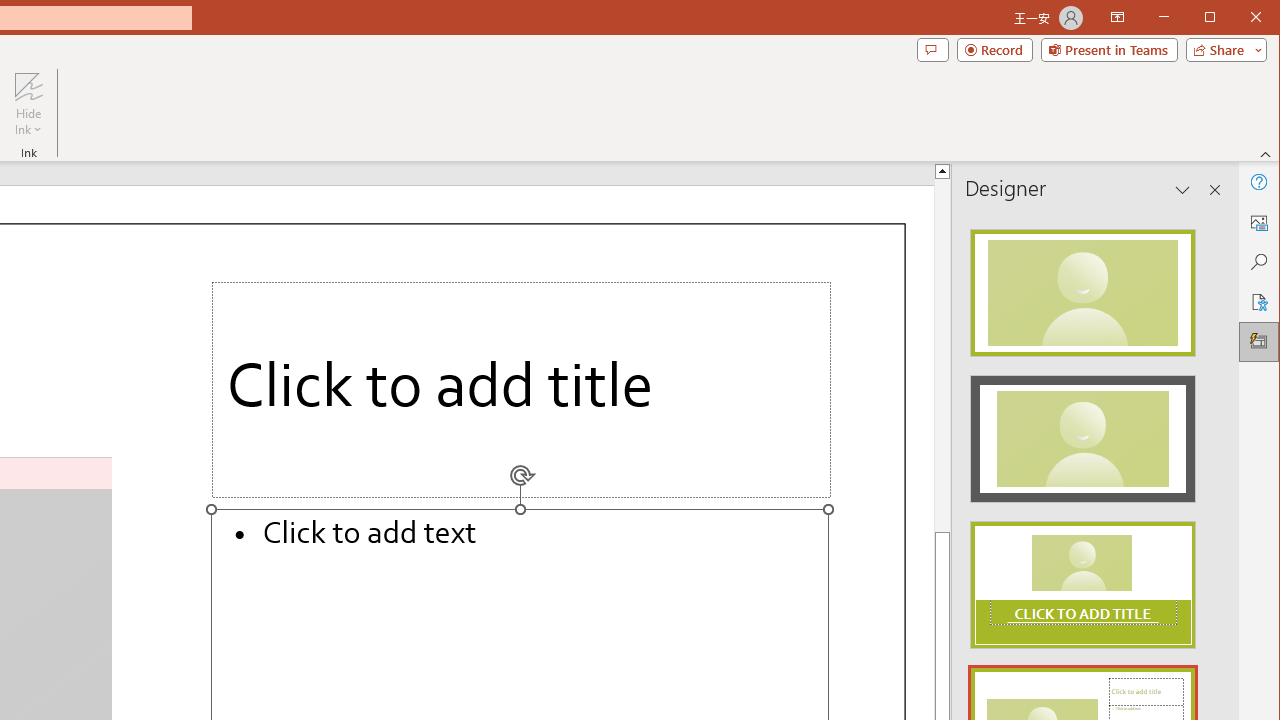 The height and width of the screenshot is (720, 1280). Describe the element at coordinates (1081, 286) in the screenshot. I see `'Recommended Design: Design Idea'` at that location.